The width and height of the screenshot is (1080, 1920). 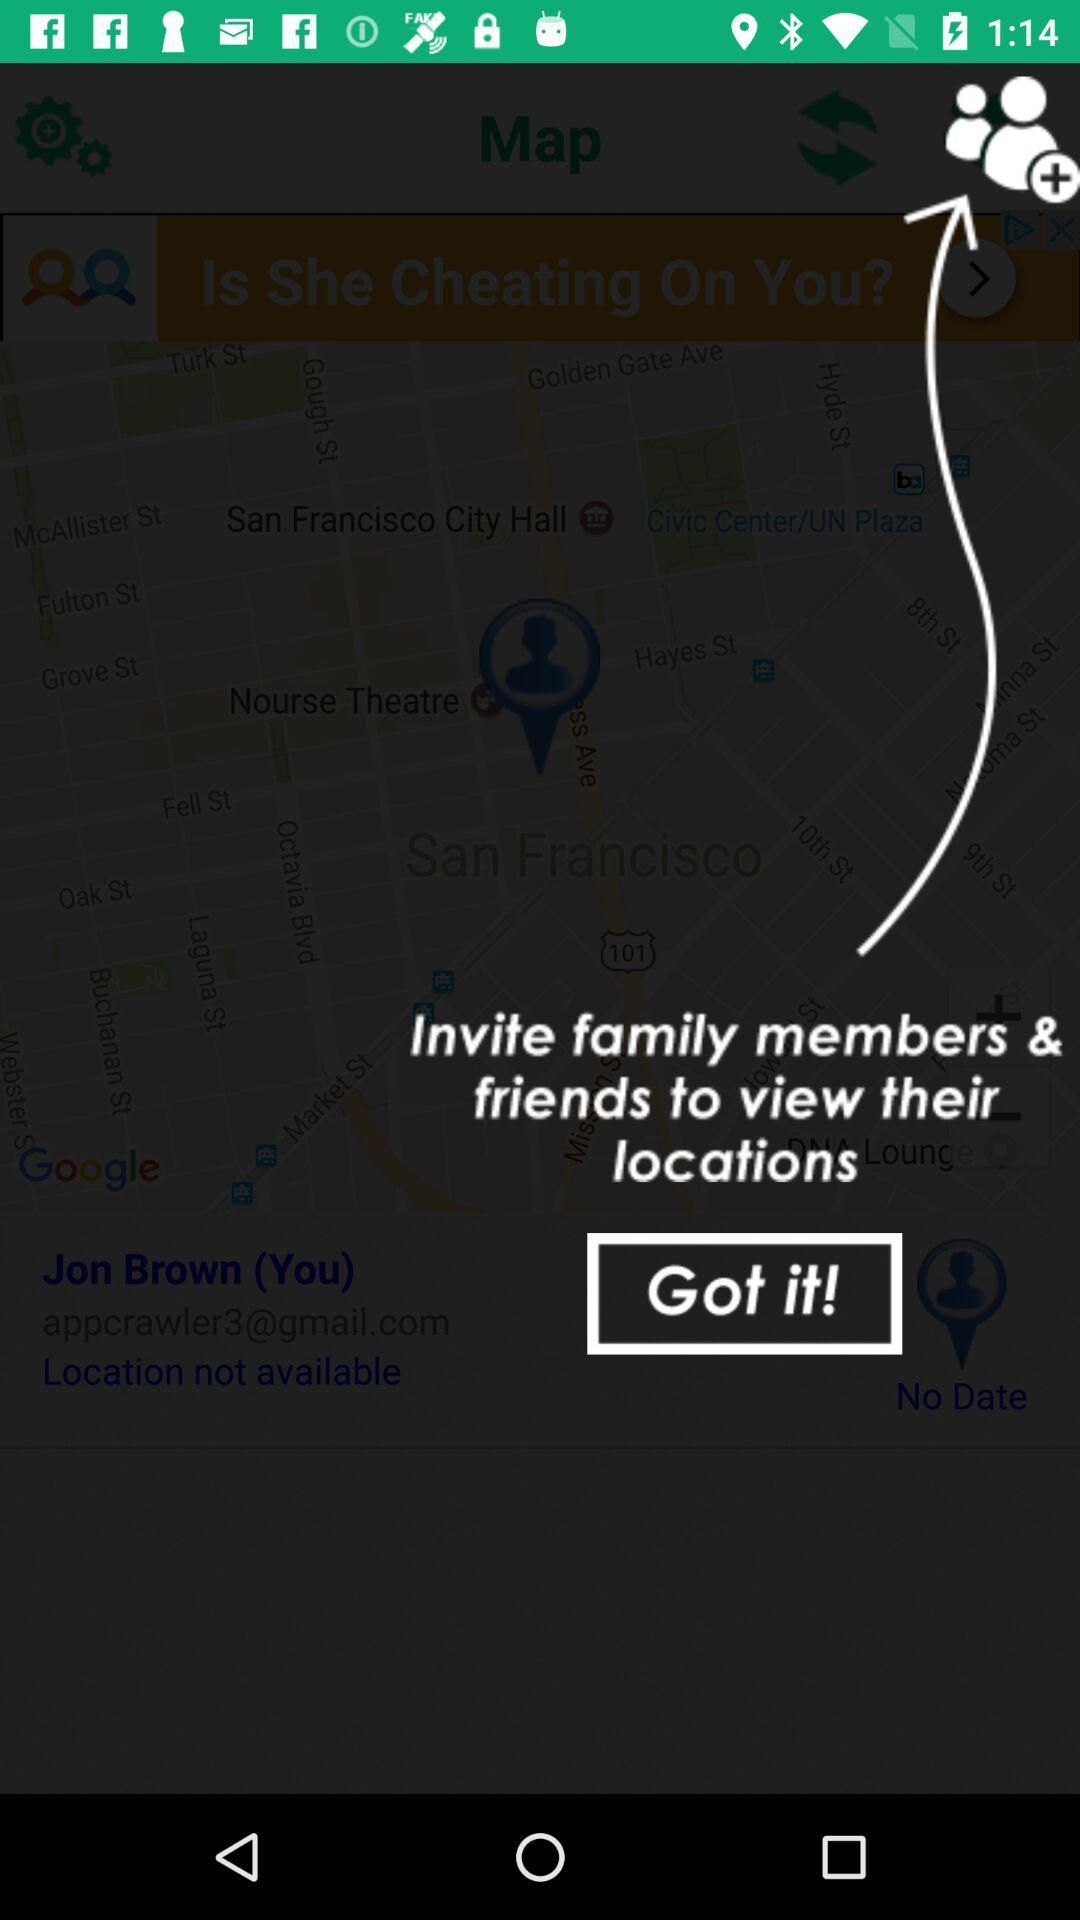 What do you see at coordinates (838, 135) in the screenshot?
I see `item to the right of the map icon` at bounding box center [838, 135].